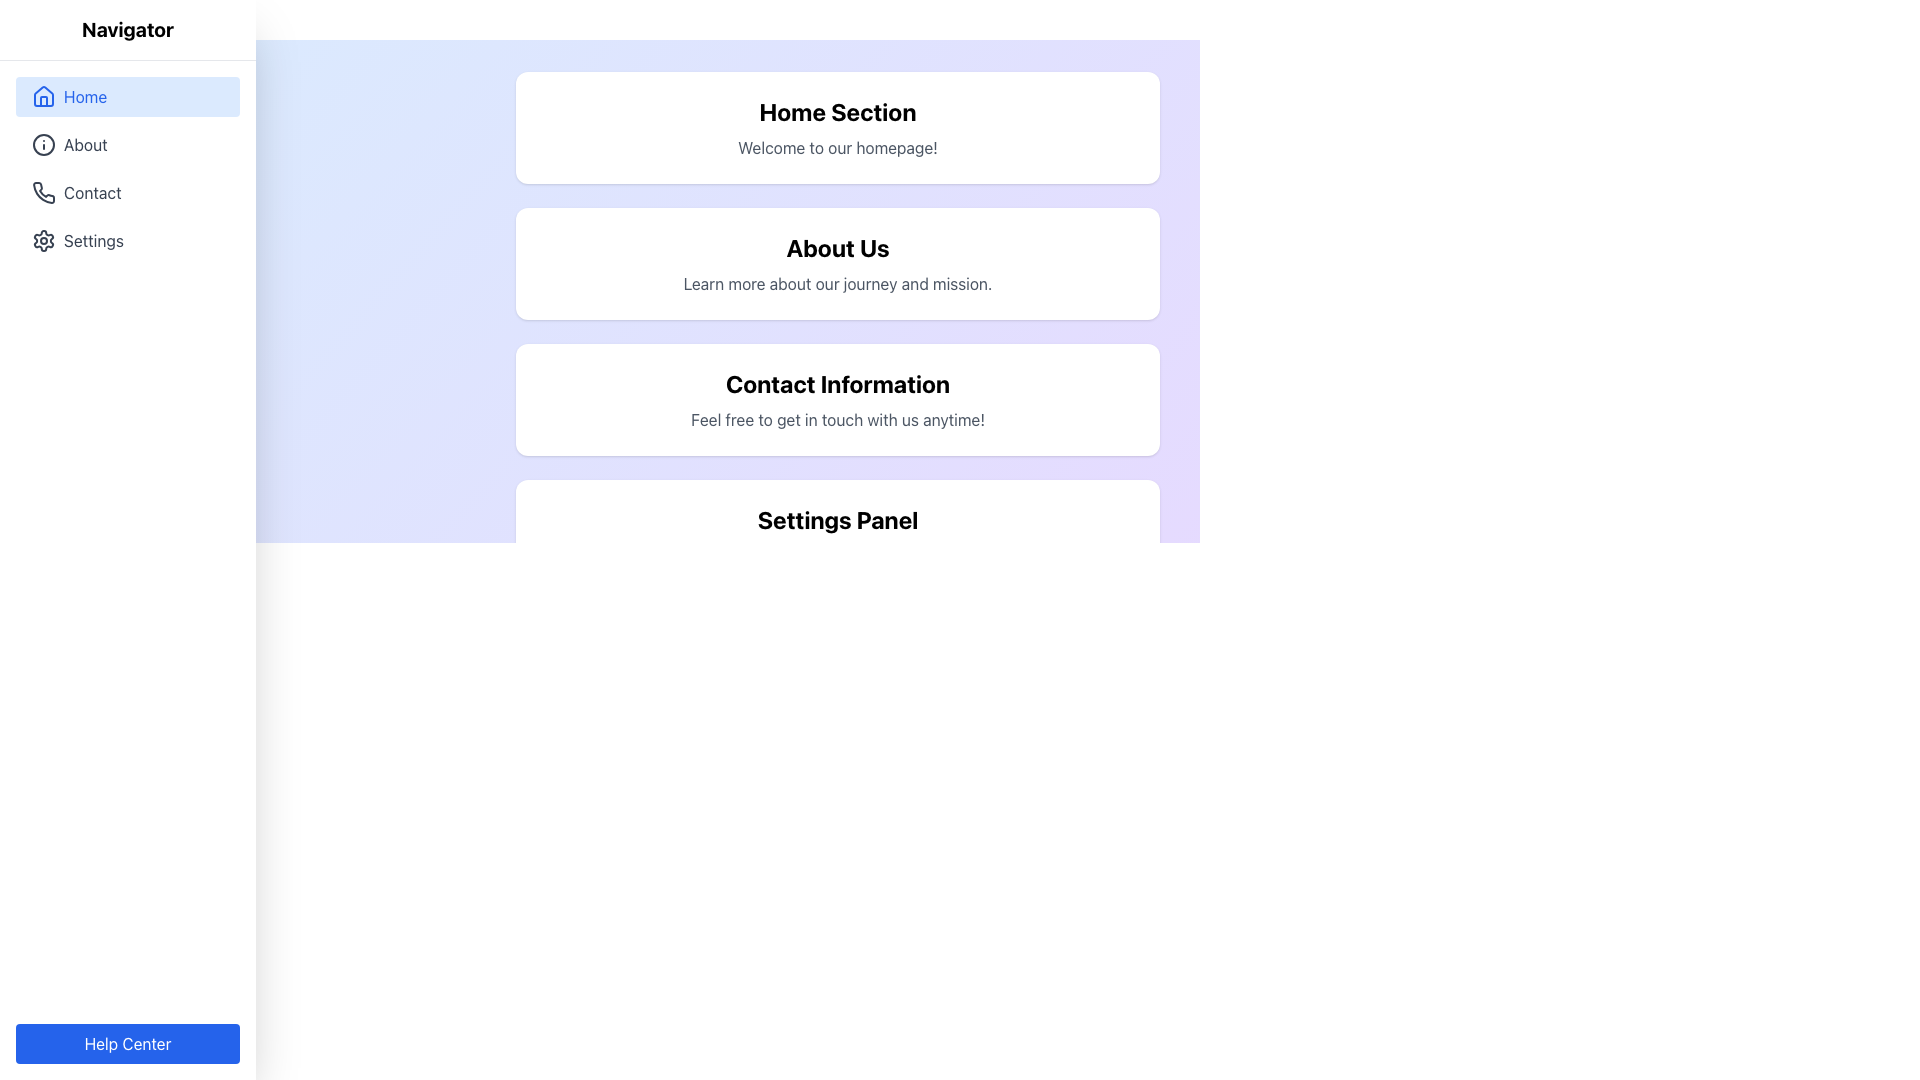 The height and width of the screenshot is (1080, 1920). Describe the element at coordinates (43, 101) in the screenshot. I see `the door element within the house icon in the navigation menu to enhance its visual representation` at that location.